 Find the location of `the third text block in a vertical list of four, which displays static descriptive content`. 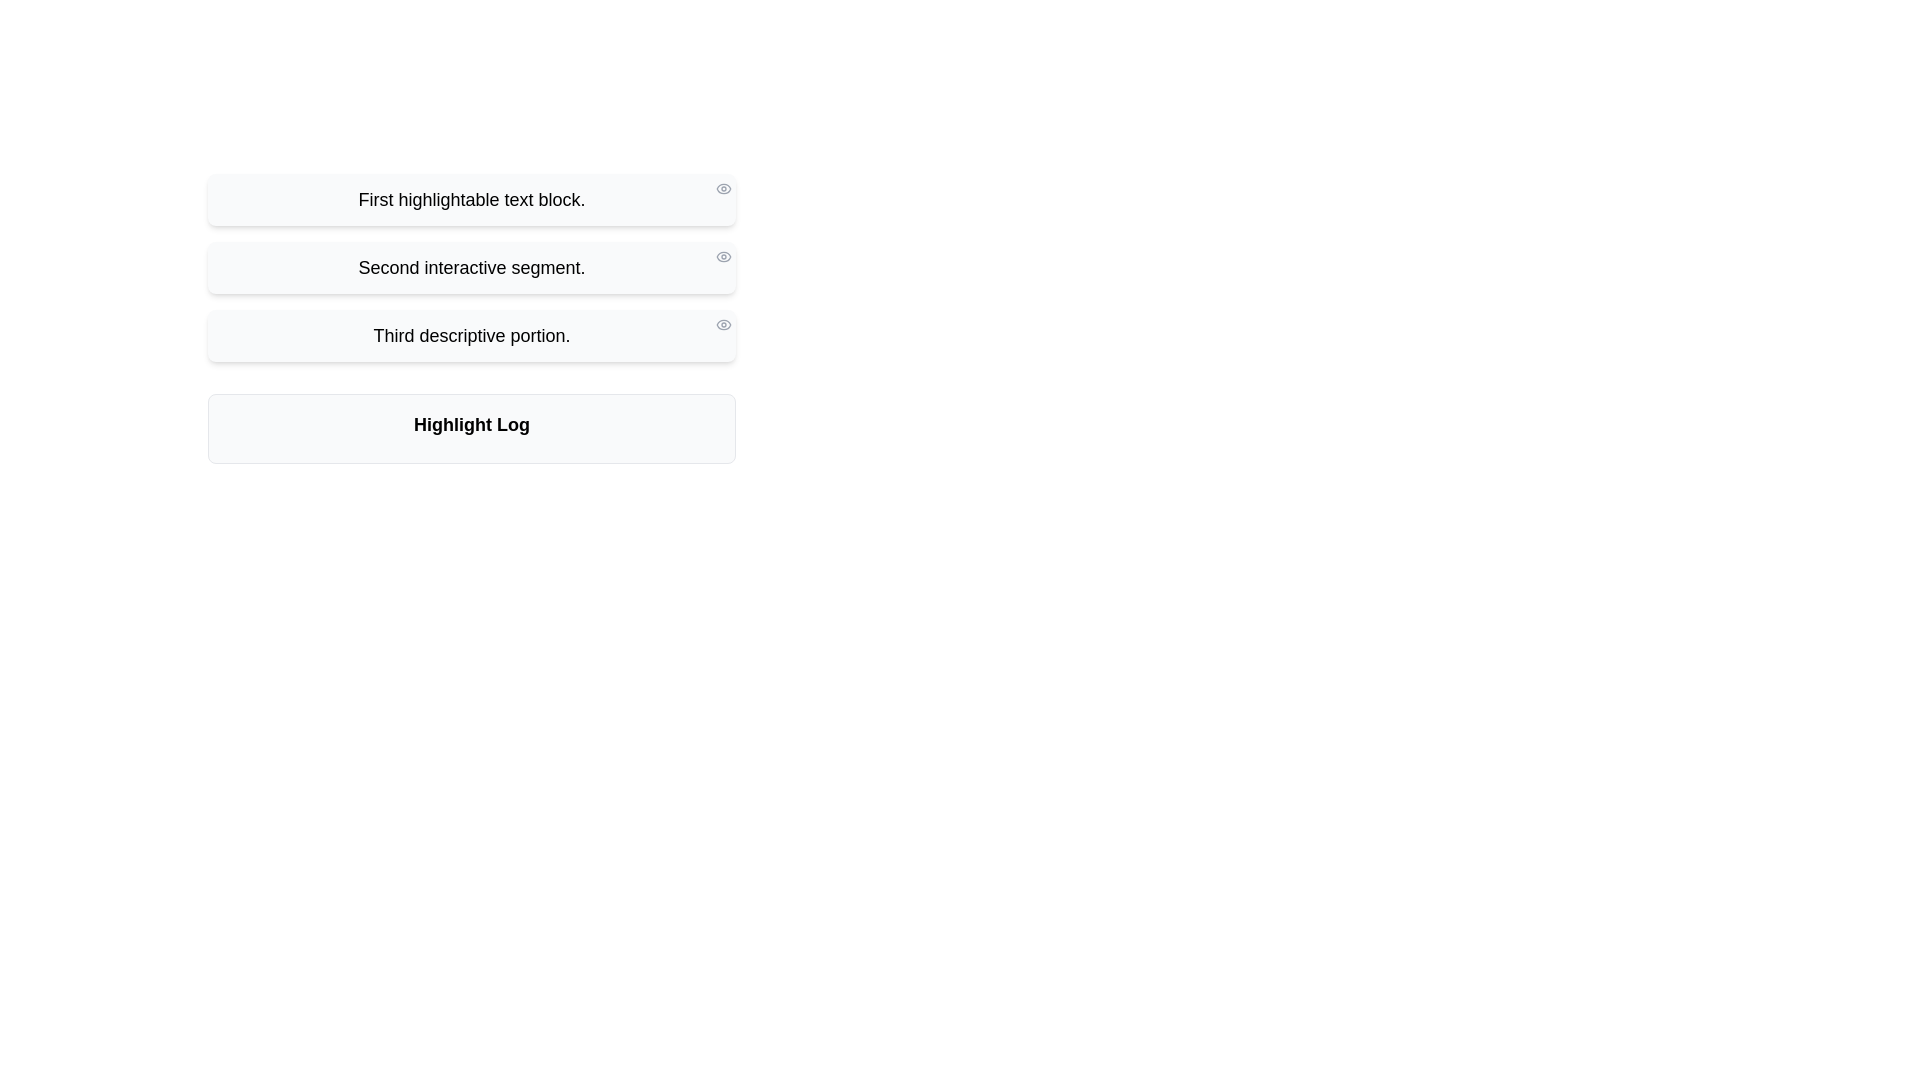

the third text block in a vertical list of four, which displays static descriptive content is located at coordinates (470, 318).